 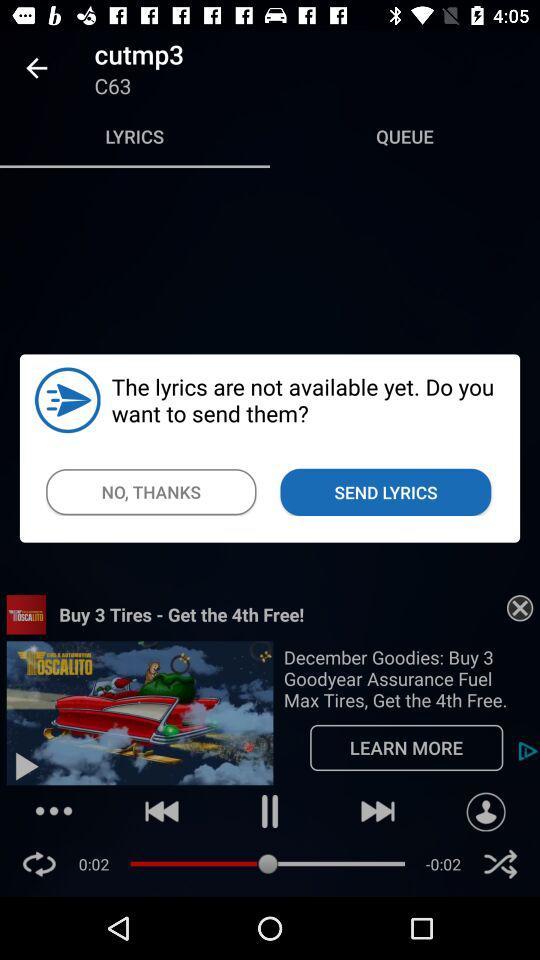 What do you see at coordinates (520, 606) in the screenshot?
I see `the close button on the web page` at bounding box center [520, 606].